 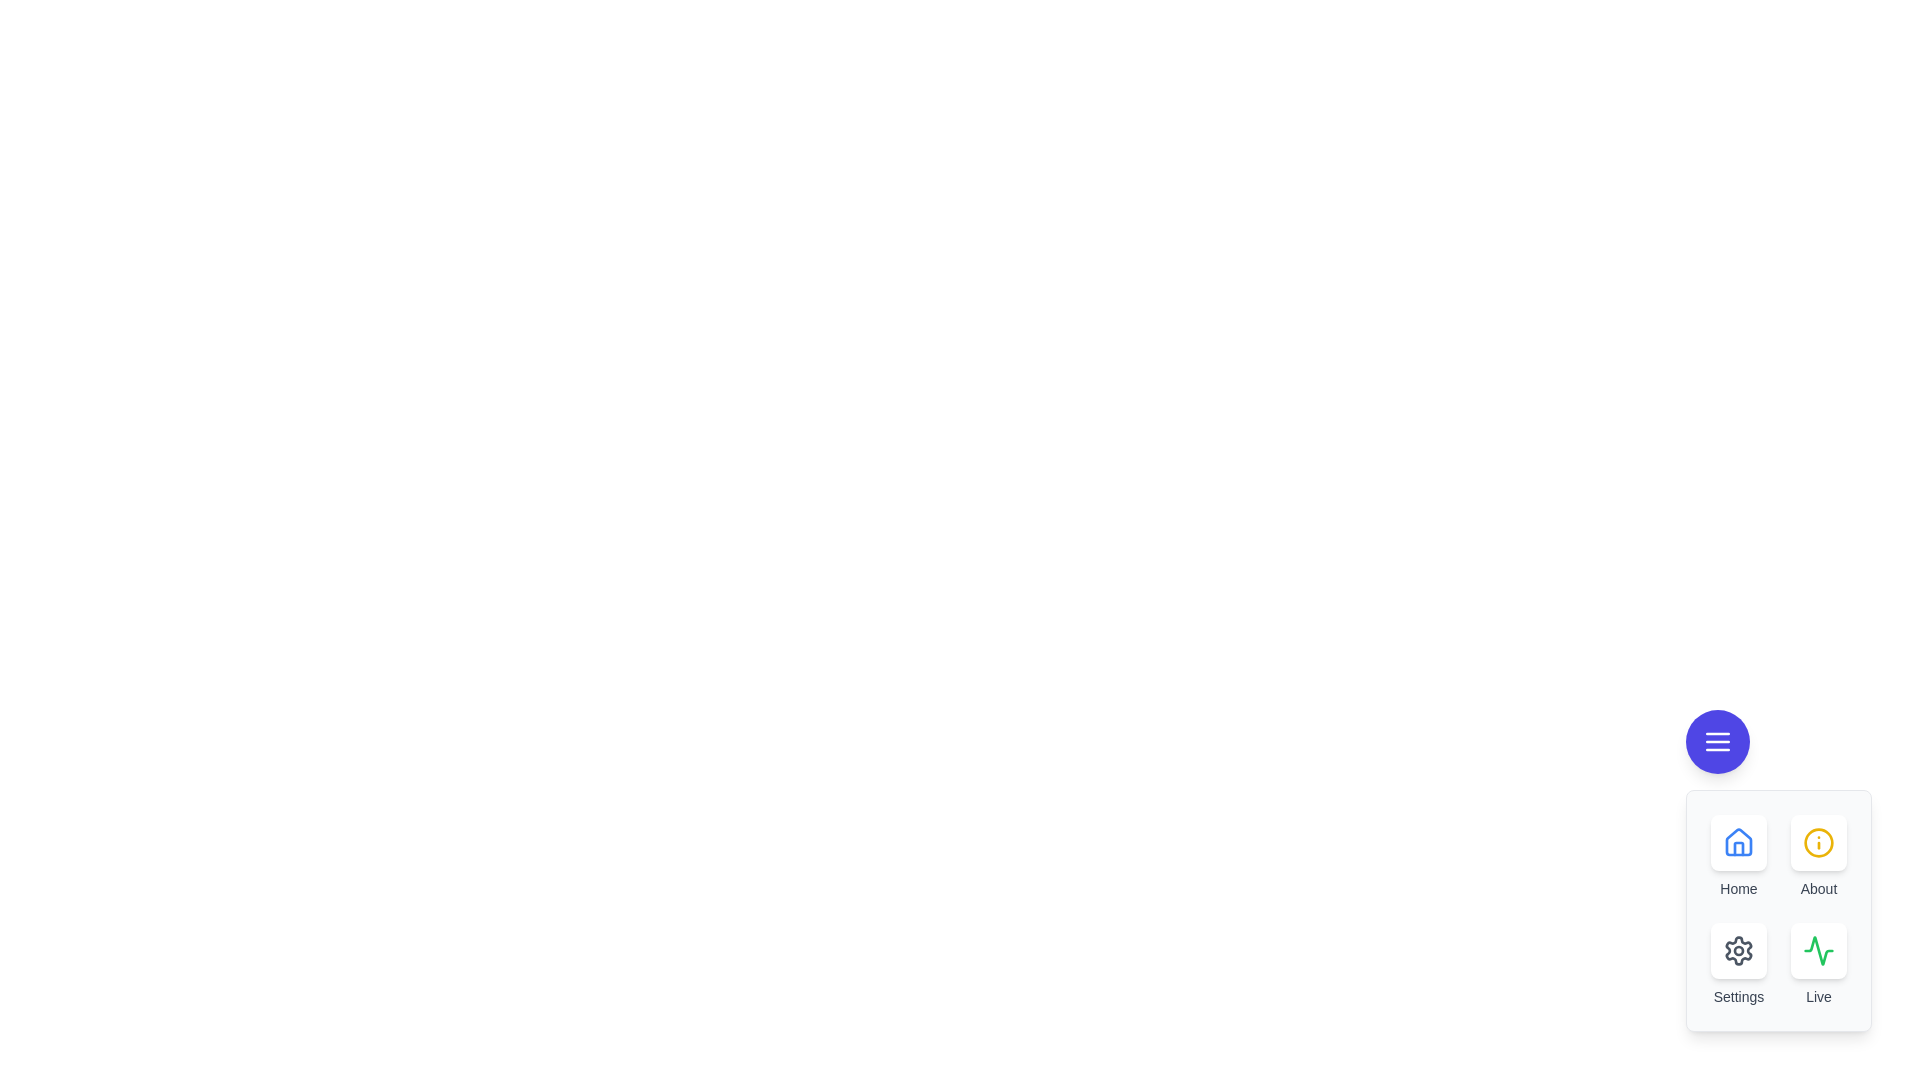 What do you see at coordinates (1819, 950) in the screenshot?
I see `the Live button in the EnhancedSpeedDial component` at bounding box center [1819, 950].